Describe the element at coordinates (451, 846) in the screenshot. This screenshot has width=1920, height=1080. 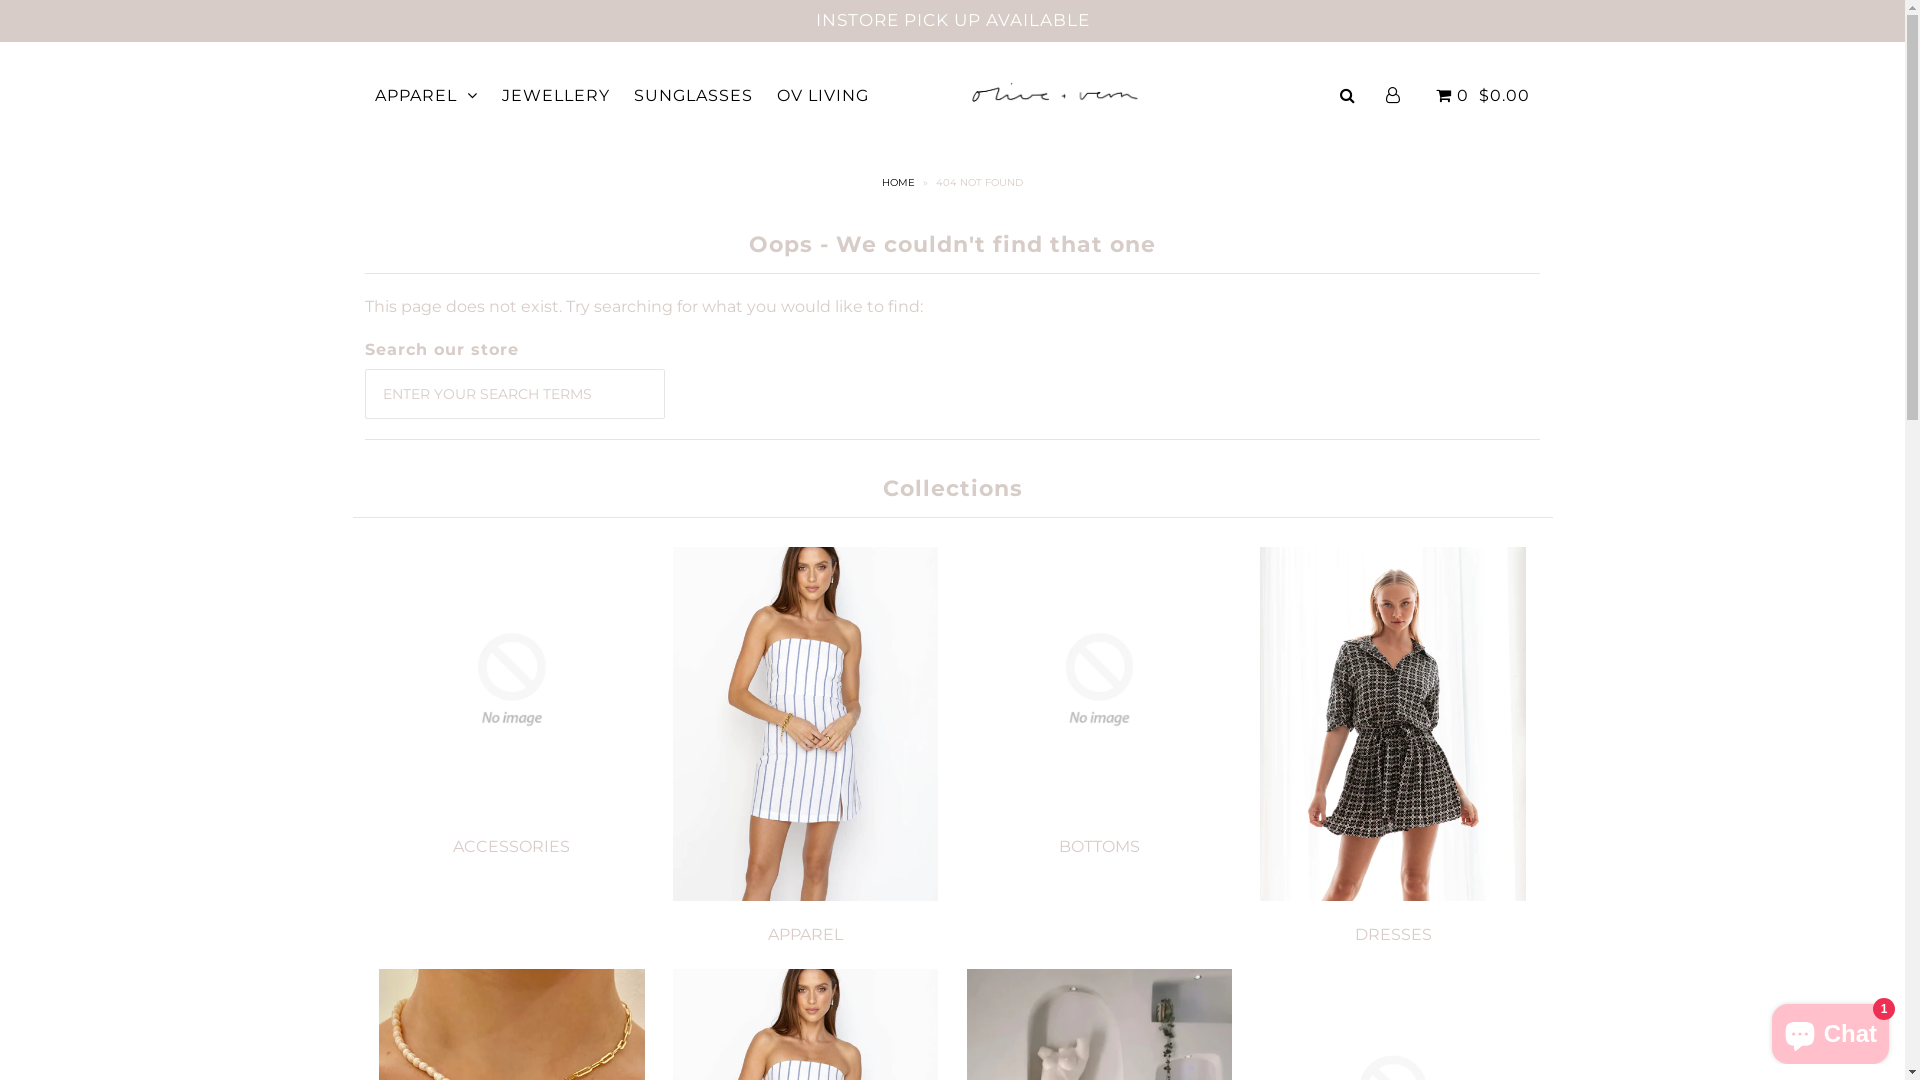
I see `'ACCESSORIES'` at that location.